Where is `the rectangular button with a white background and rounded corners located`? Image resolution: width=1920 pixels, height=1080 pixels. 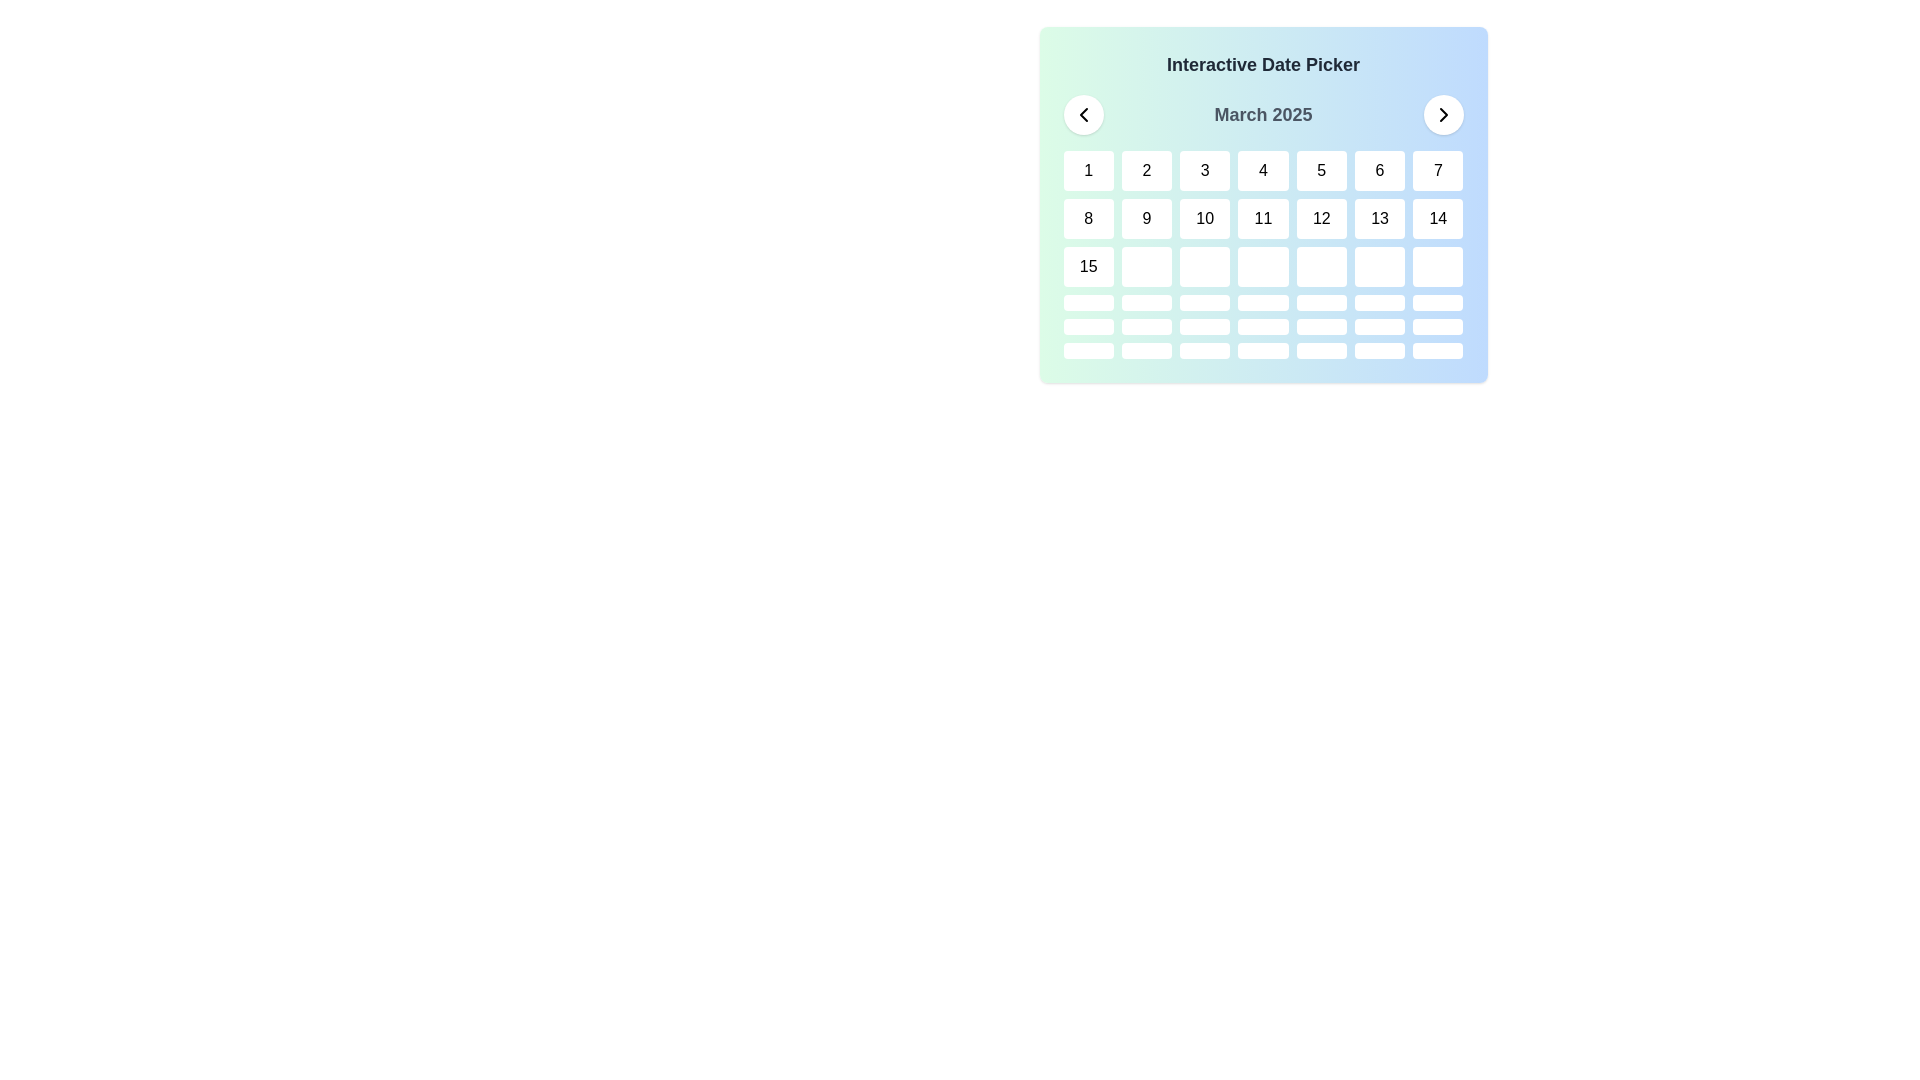
the rectangular button with a white background and rounded corners located is located at coordinates (1379, 326).